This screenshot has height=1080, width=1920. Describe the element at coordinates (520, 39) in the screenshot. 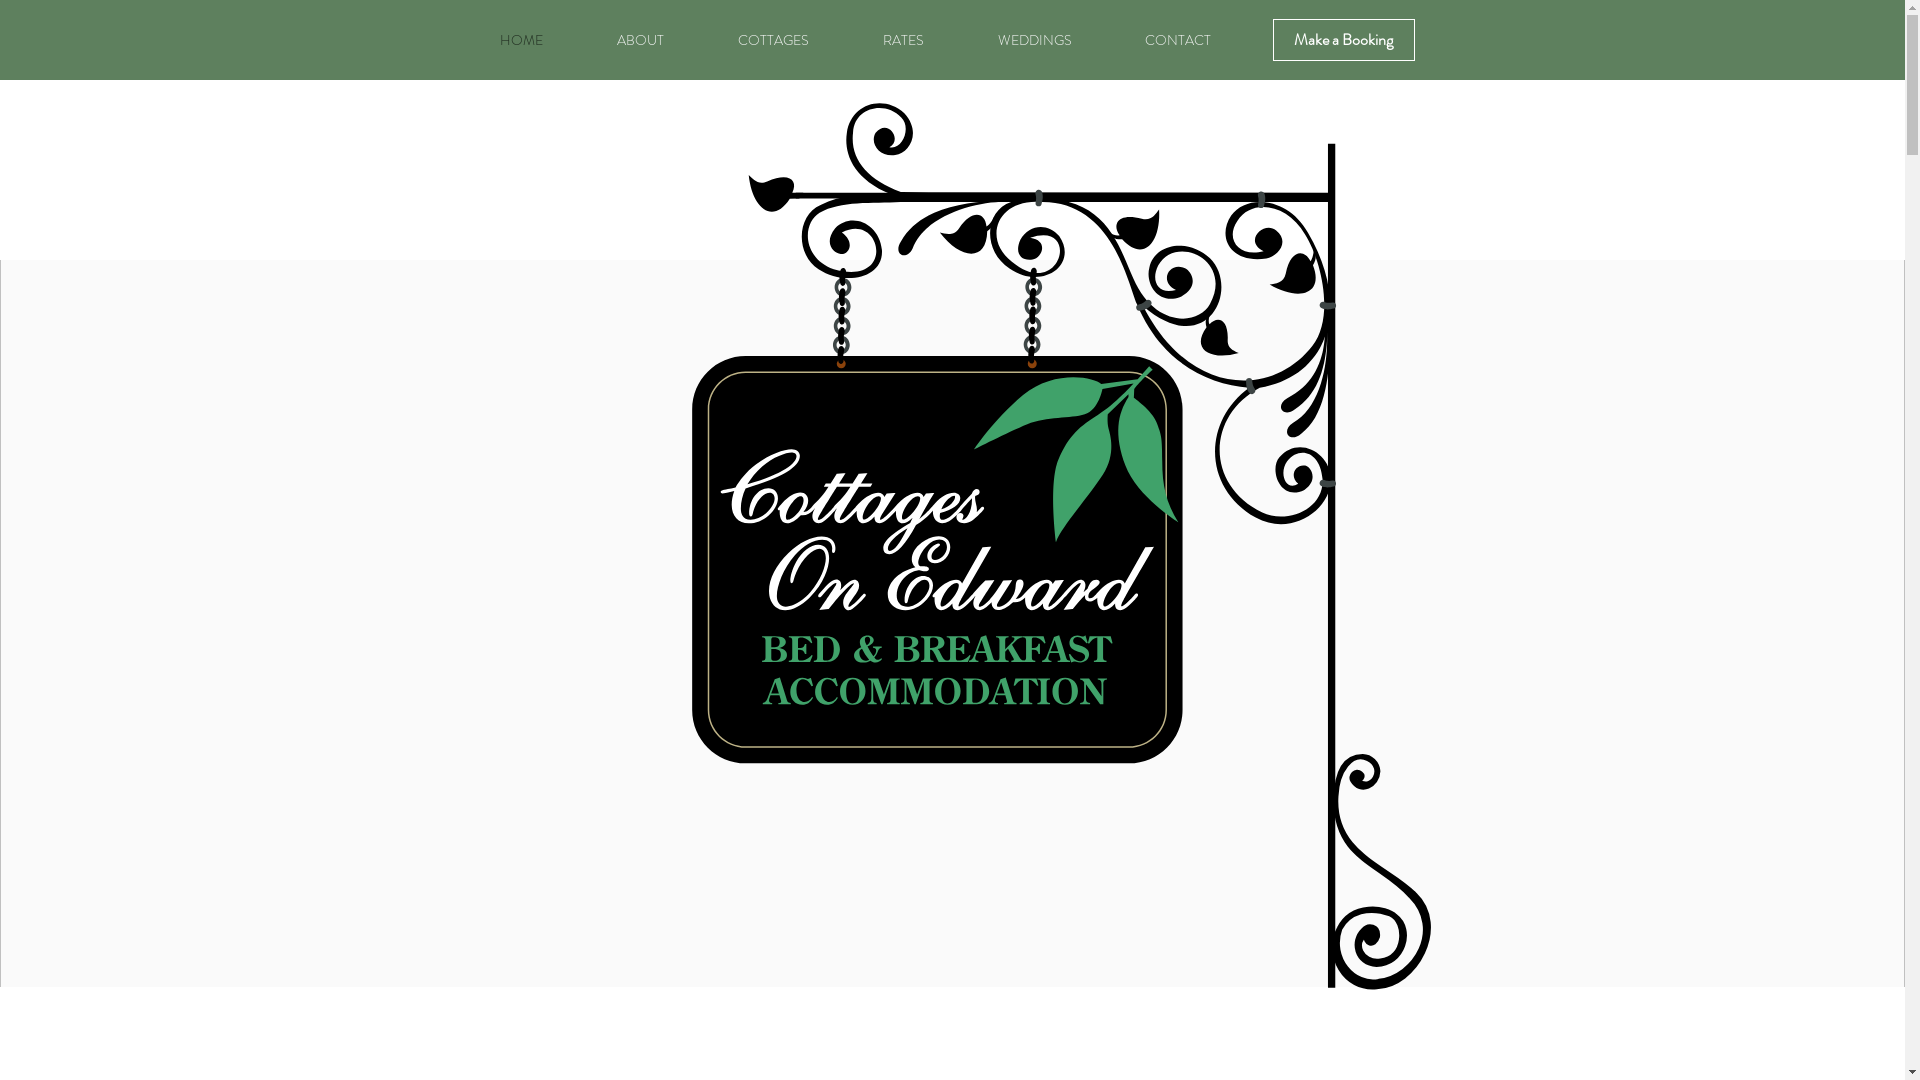

I see `'HOME'` at that location.